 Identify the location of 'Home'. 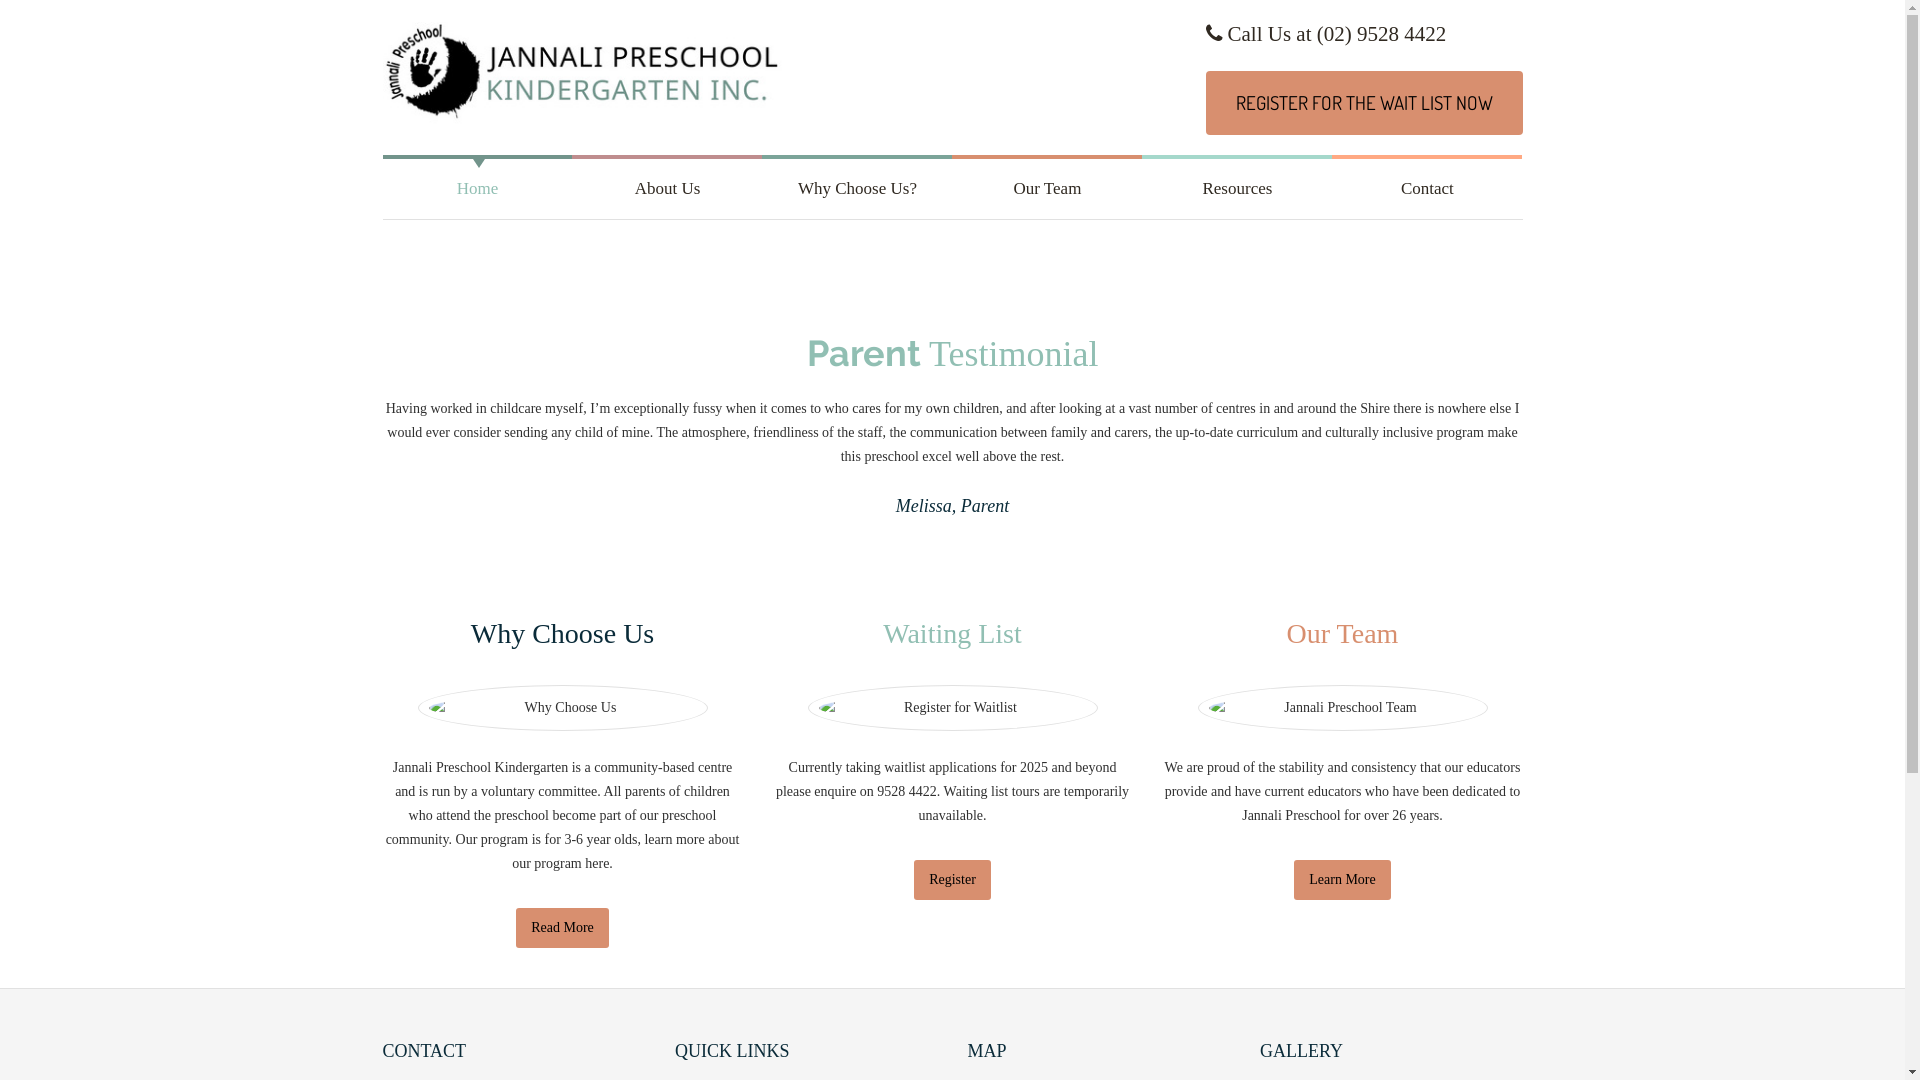
(475, 189).